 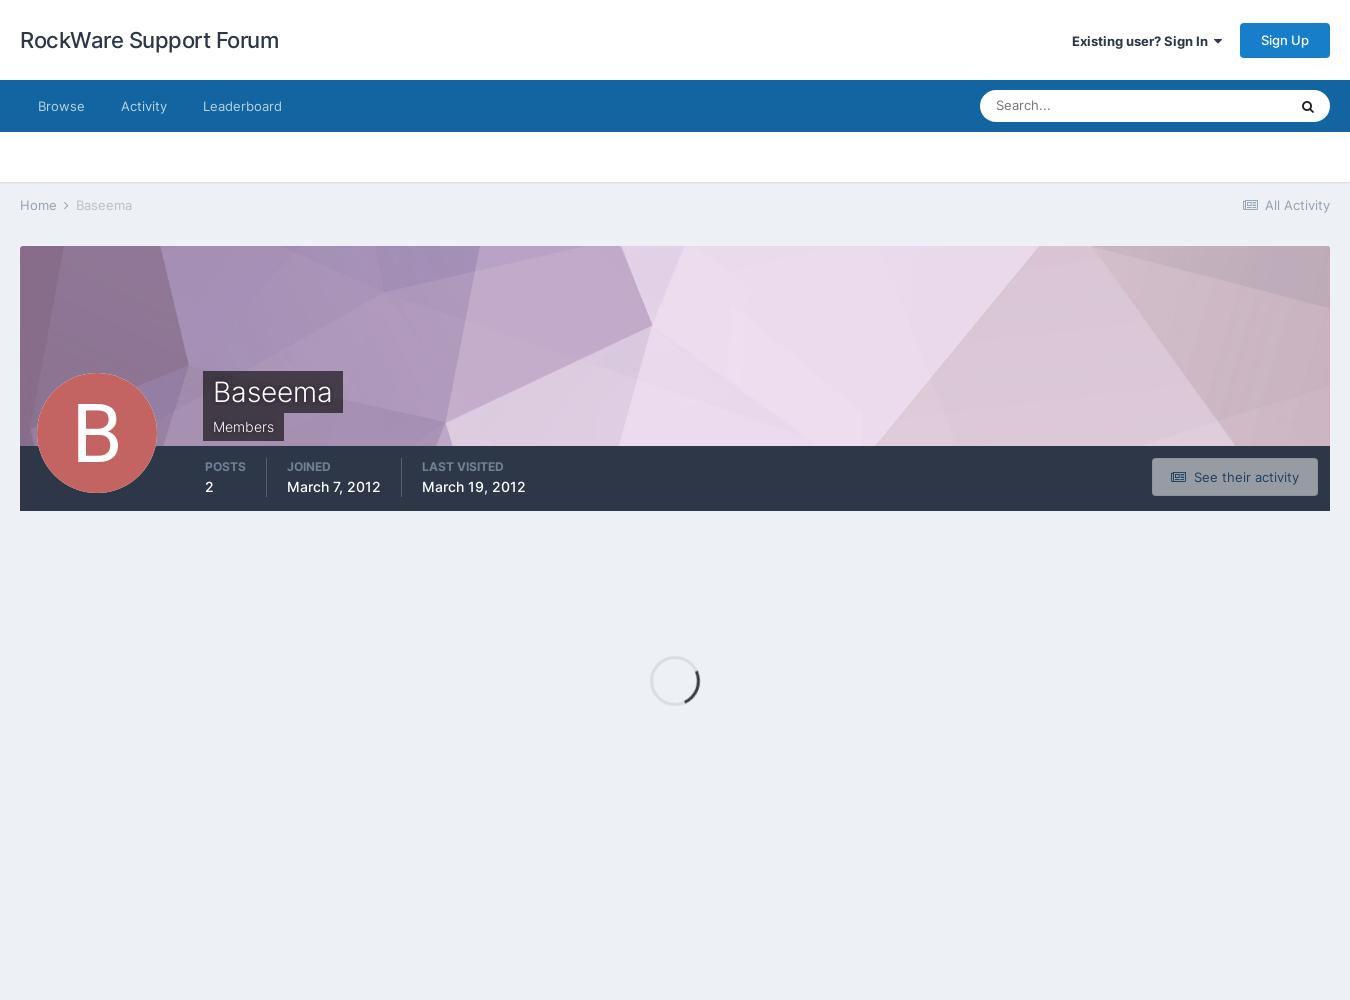 I want to click on 'Existing user? Sign In', so click(x=1142, y=40).